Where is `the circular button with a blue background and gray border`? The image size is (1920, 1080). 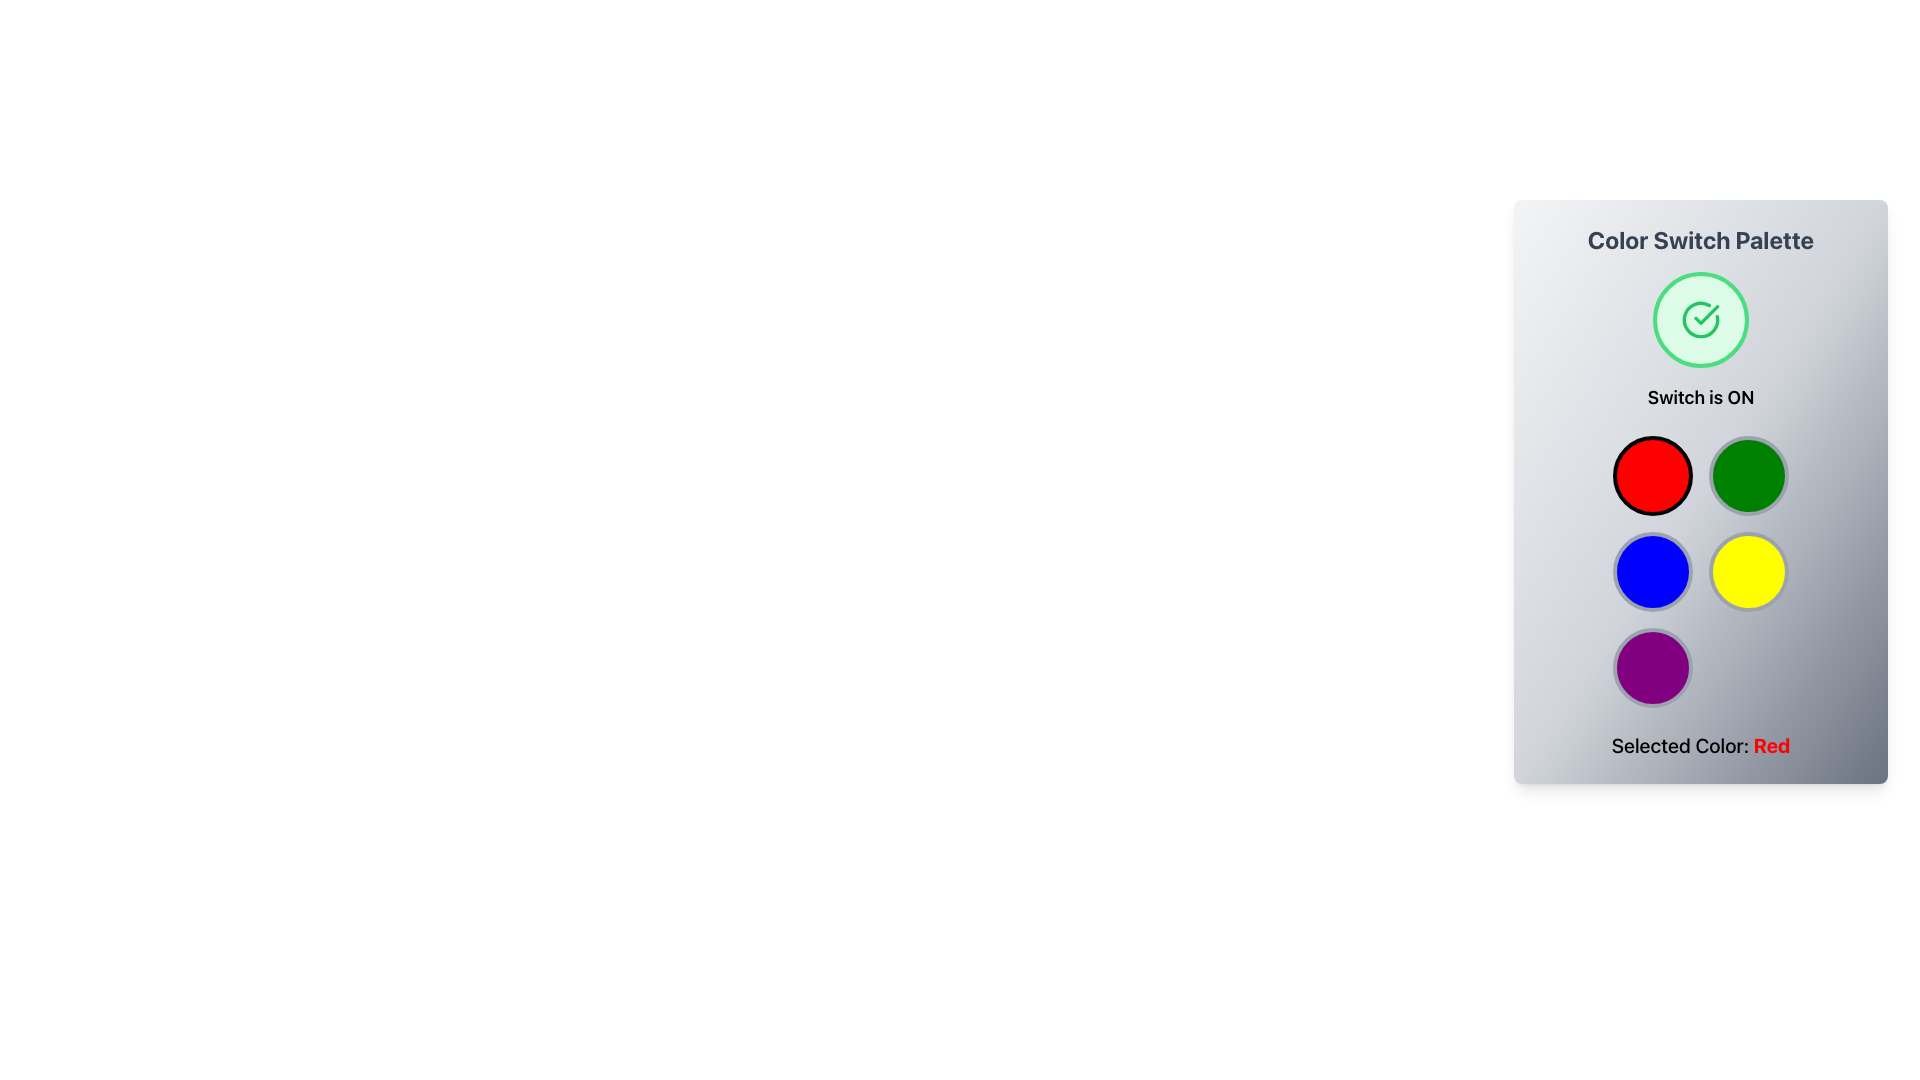 the circular button with a blue background and gray border is located at coordinates (1652, 571).